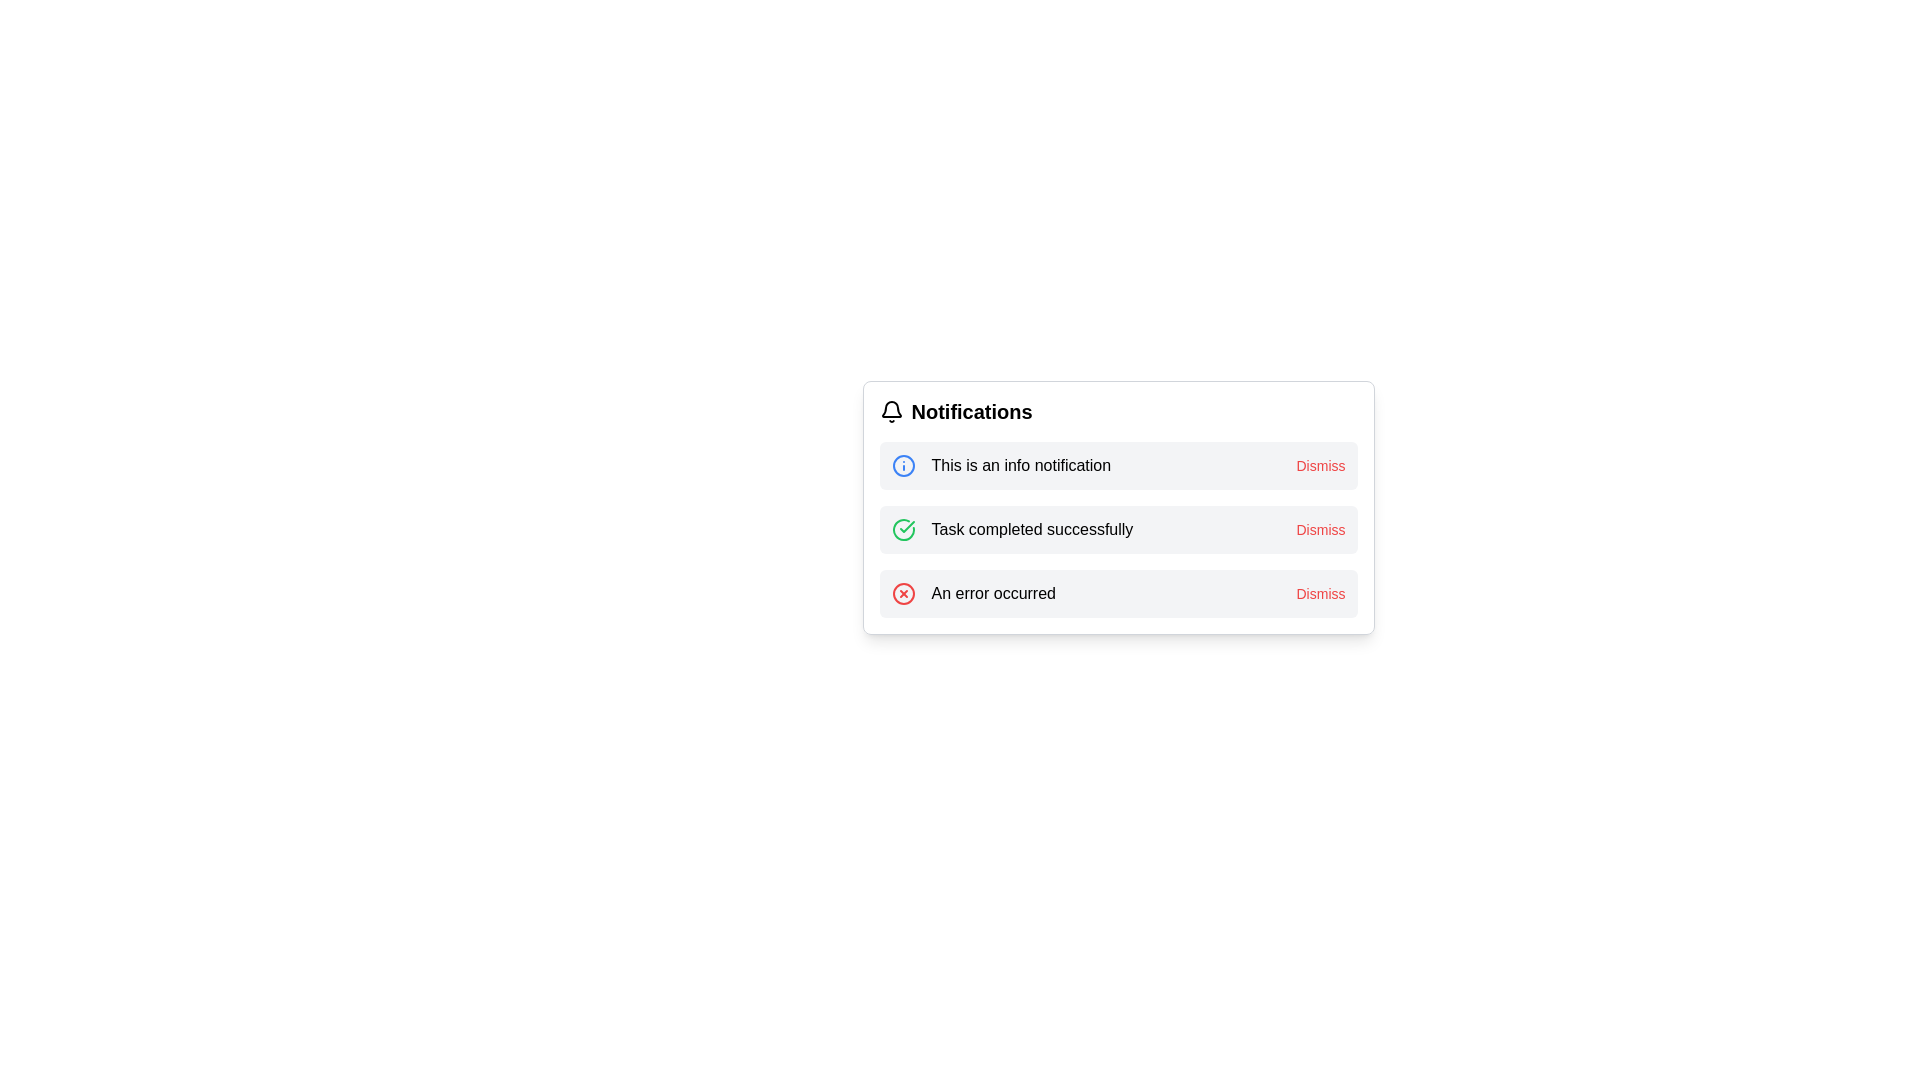  What do you see at coordinates (1117, 528) in the screenshot?
I see `the second notification in the vertically stacked list` at bounding box center [1117, 528].